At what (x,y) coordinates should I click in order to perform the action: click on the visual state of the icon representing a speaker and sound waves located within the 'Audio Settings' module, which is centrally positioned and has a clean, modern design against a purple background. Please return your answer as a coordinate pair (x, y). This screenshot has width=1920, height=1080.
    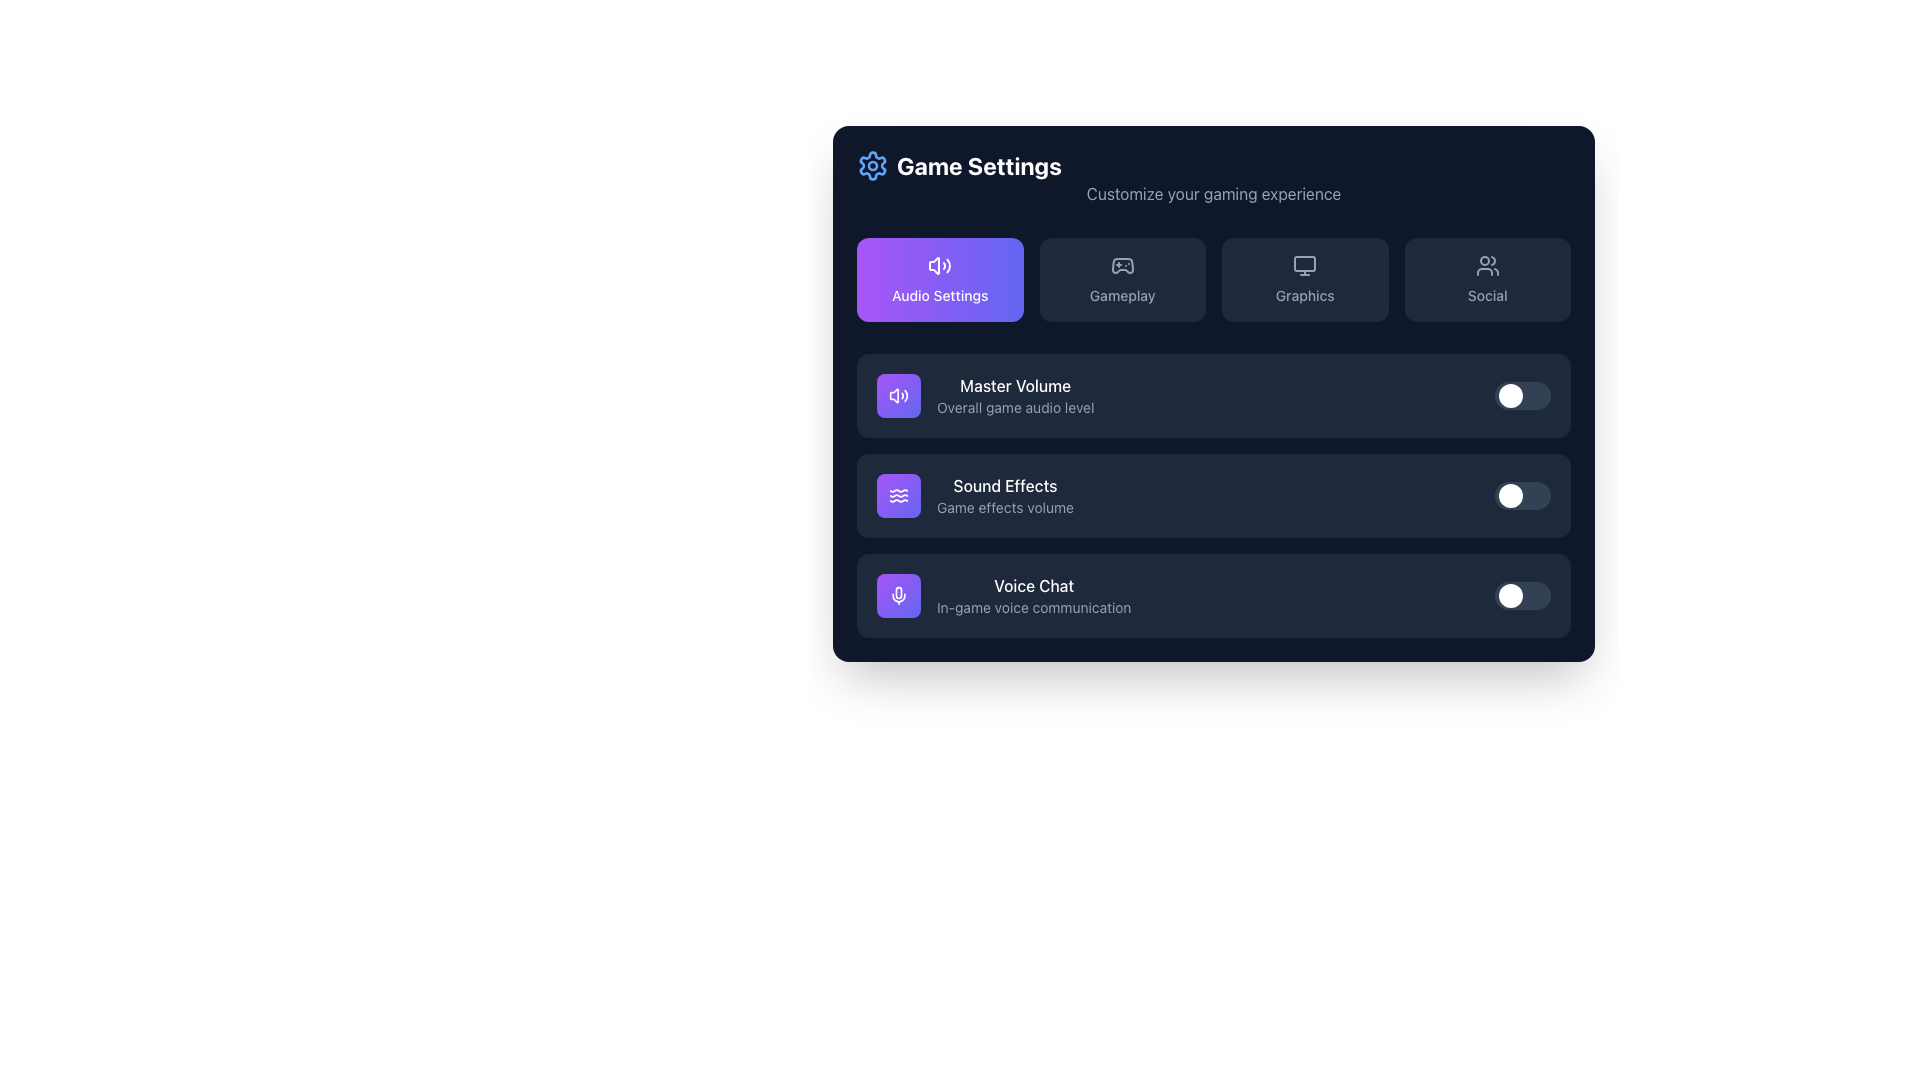
    Looking at the image, I should click on (939, 265).